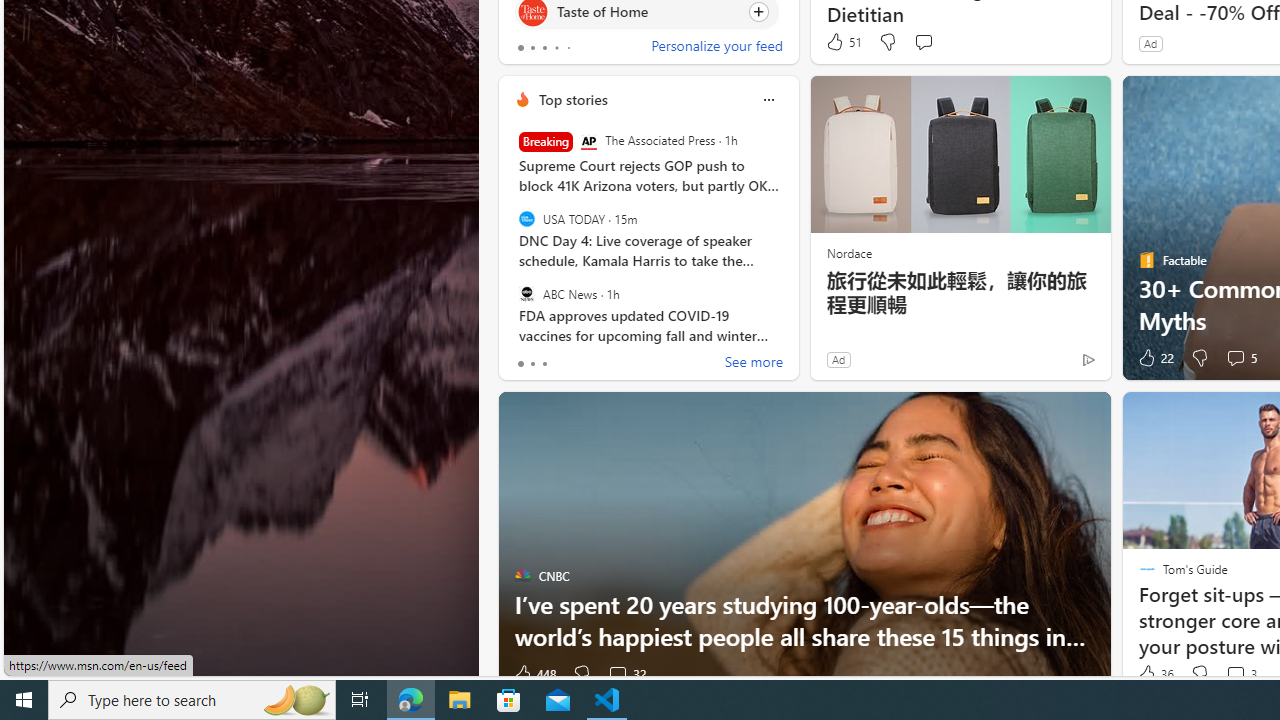  What do you see at coordinates (1154, 357) in the screenshot?
I see `'22 Like'` at bounding box center [1154, 357].